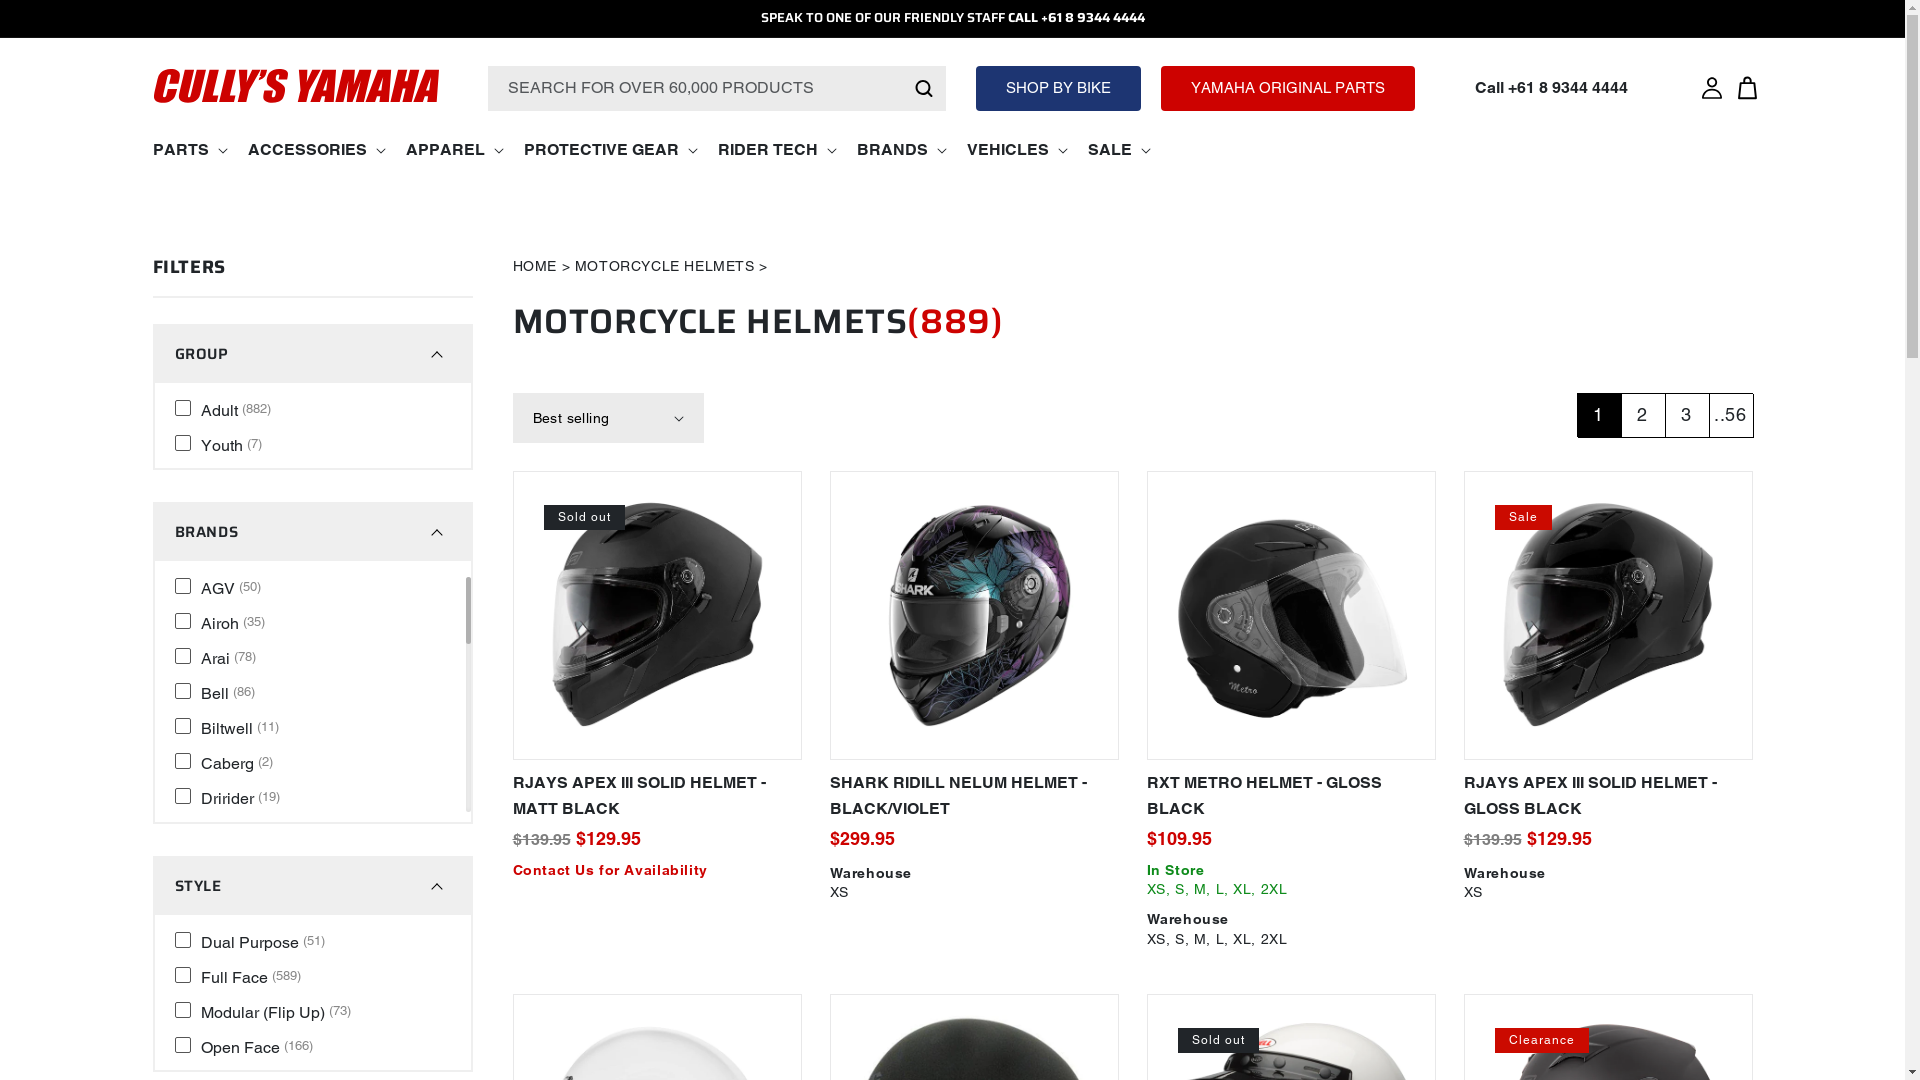 This screenshot has height=1080, width=1920. Describe the element at coordinates (974, 795) in the screenshot. I see `'SHARK RIDILL NELUM HELMET - BLACK/VIOLET'` at that location.